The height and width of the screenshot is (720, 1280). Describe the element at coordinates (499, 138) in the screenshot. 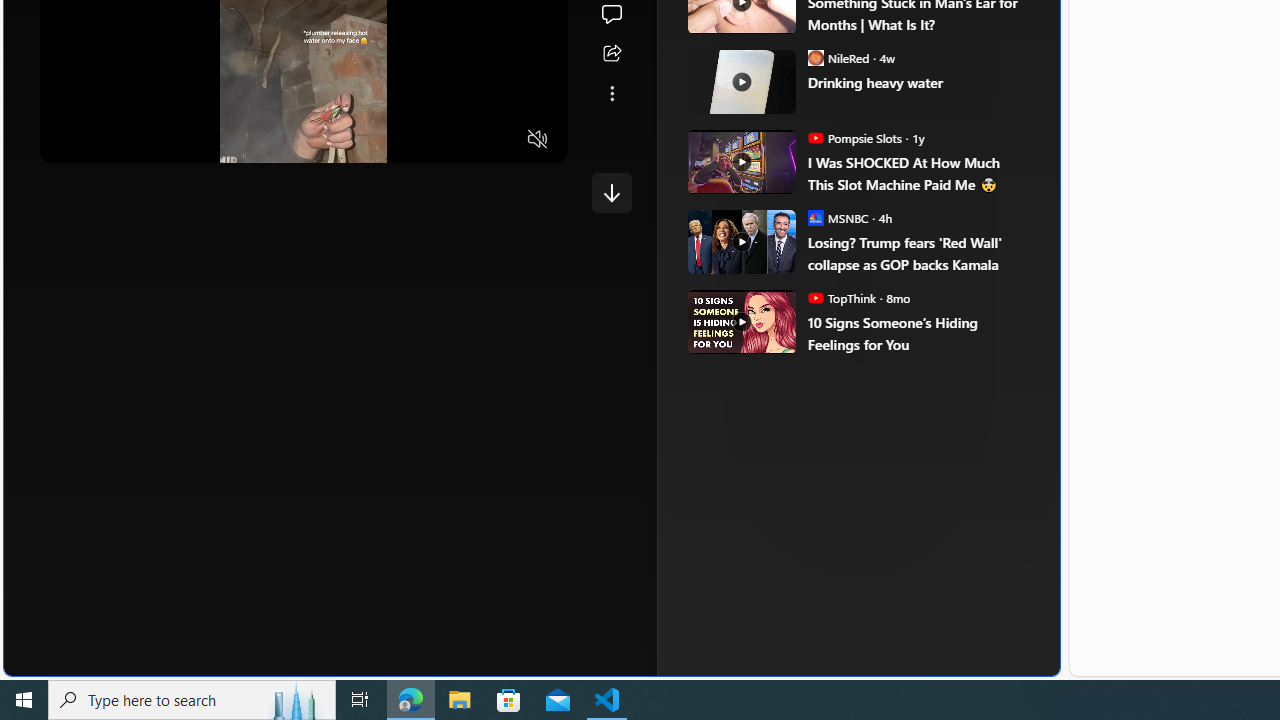

I see `'Fullscreen'` at that location.